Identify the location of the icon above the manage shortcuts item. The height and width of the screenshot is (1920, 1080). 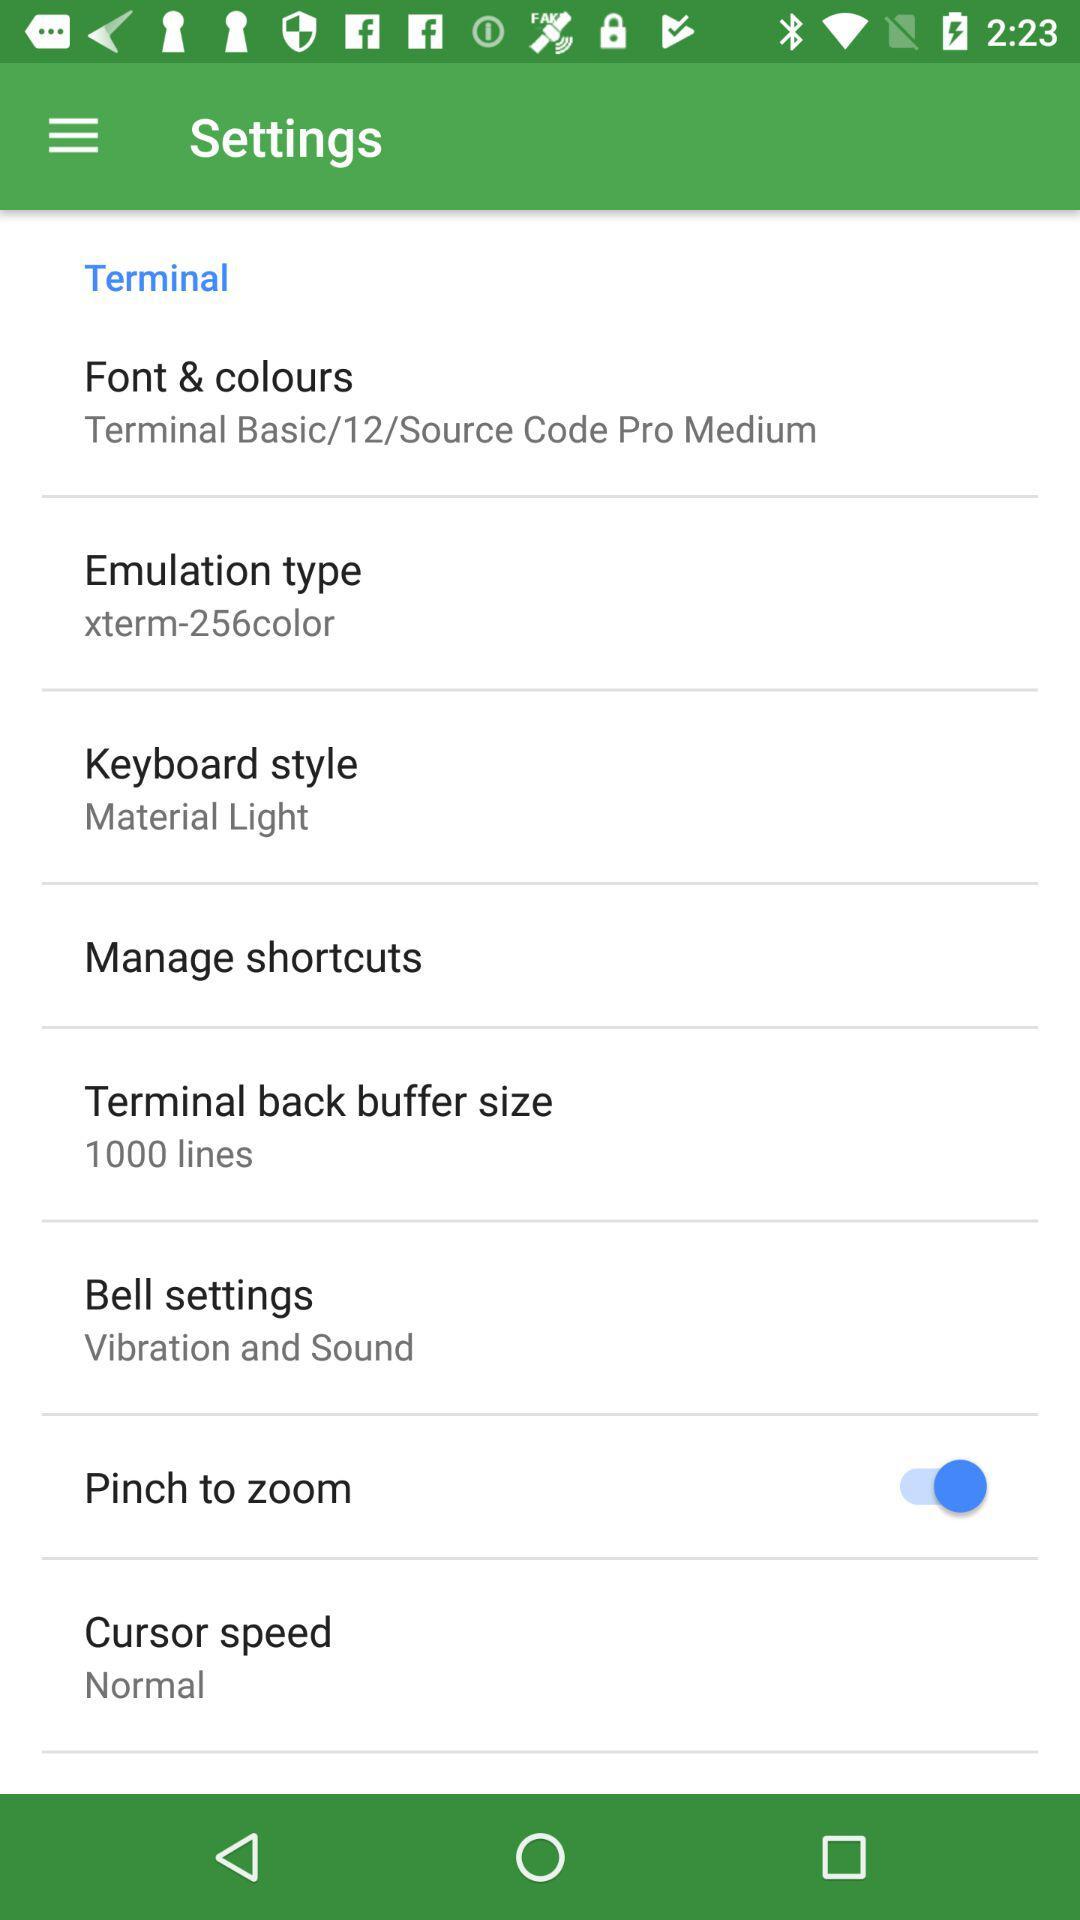
(196, 815).